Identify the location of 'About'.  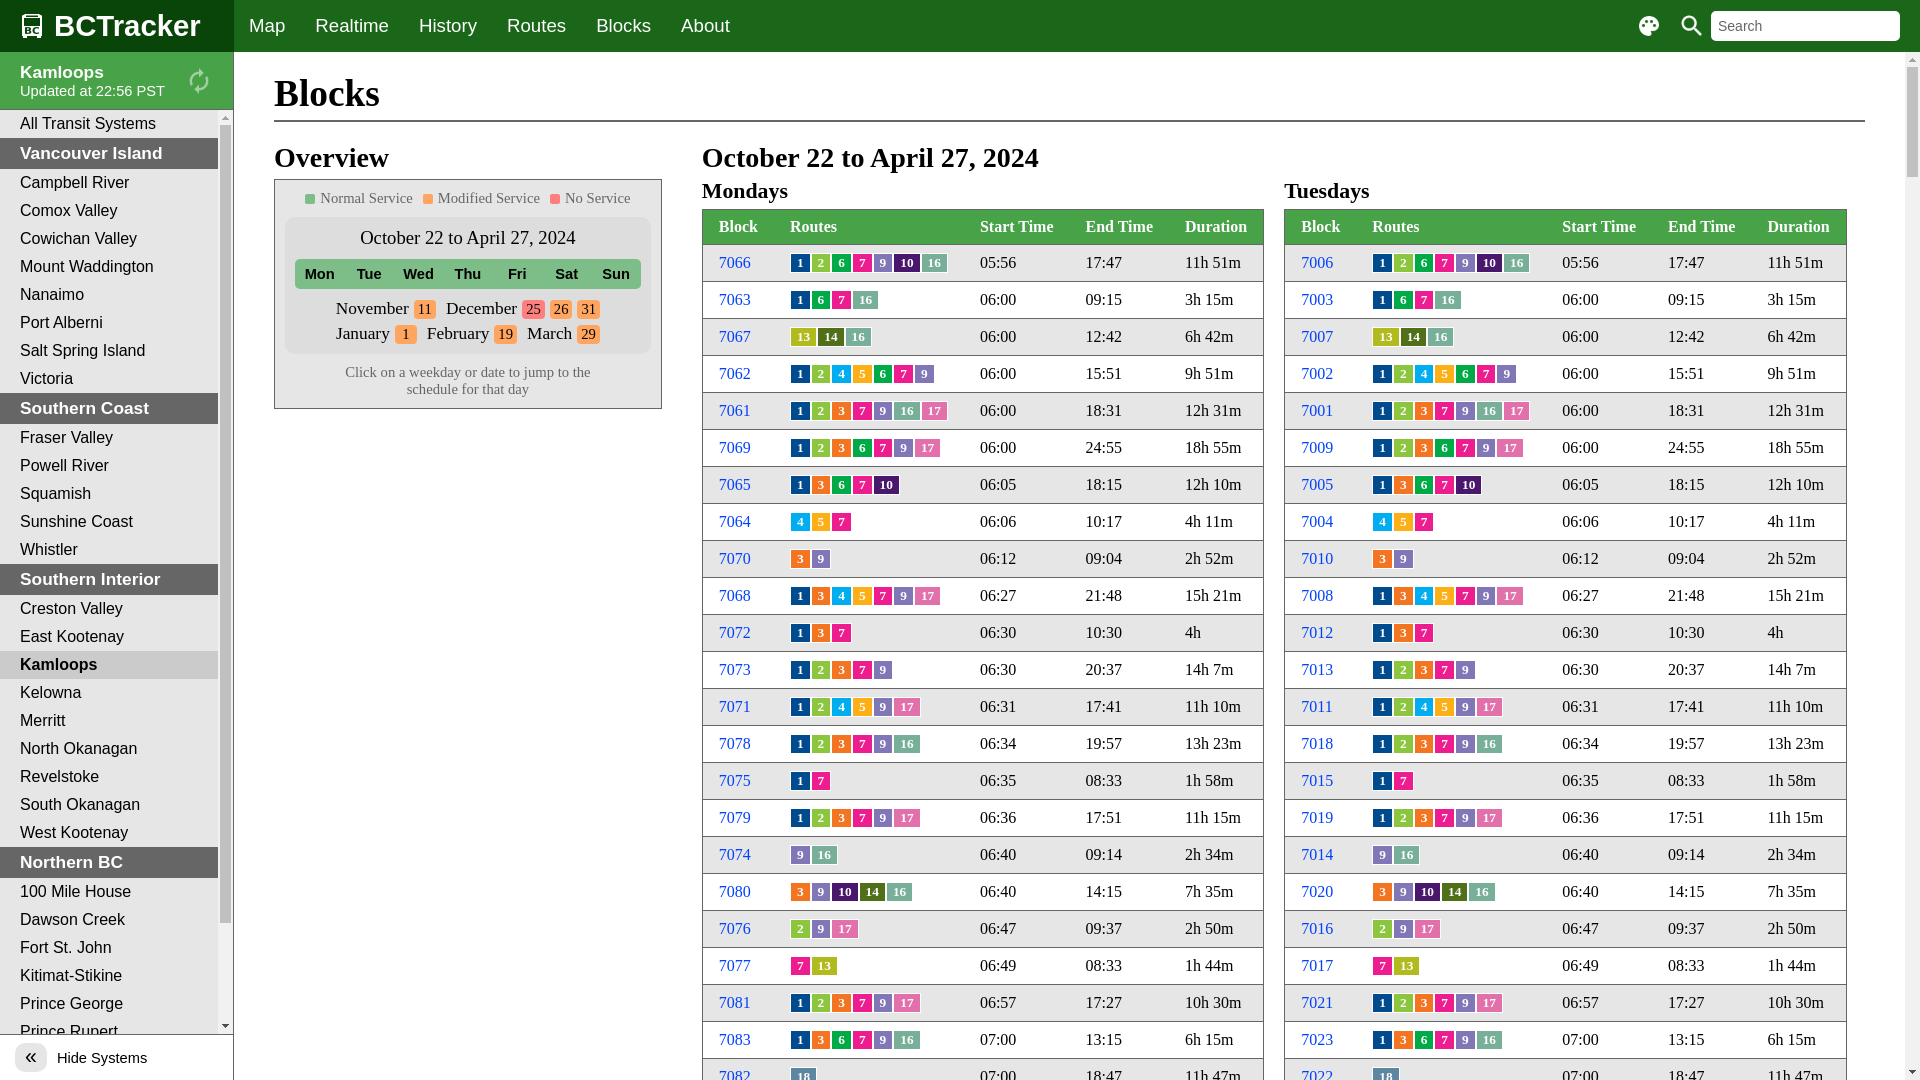
(705, 26).